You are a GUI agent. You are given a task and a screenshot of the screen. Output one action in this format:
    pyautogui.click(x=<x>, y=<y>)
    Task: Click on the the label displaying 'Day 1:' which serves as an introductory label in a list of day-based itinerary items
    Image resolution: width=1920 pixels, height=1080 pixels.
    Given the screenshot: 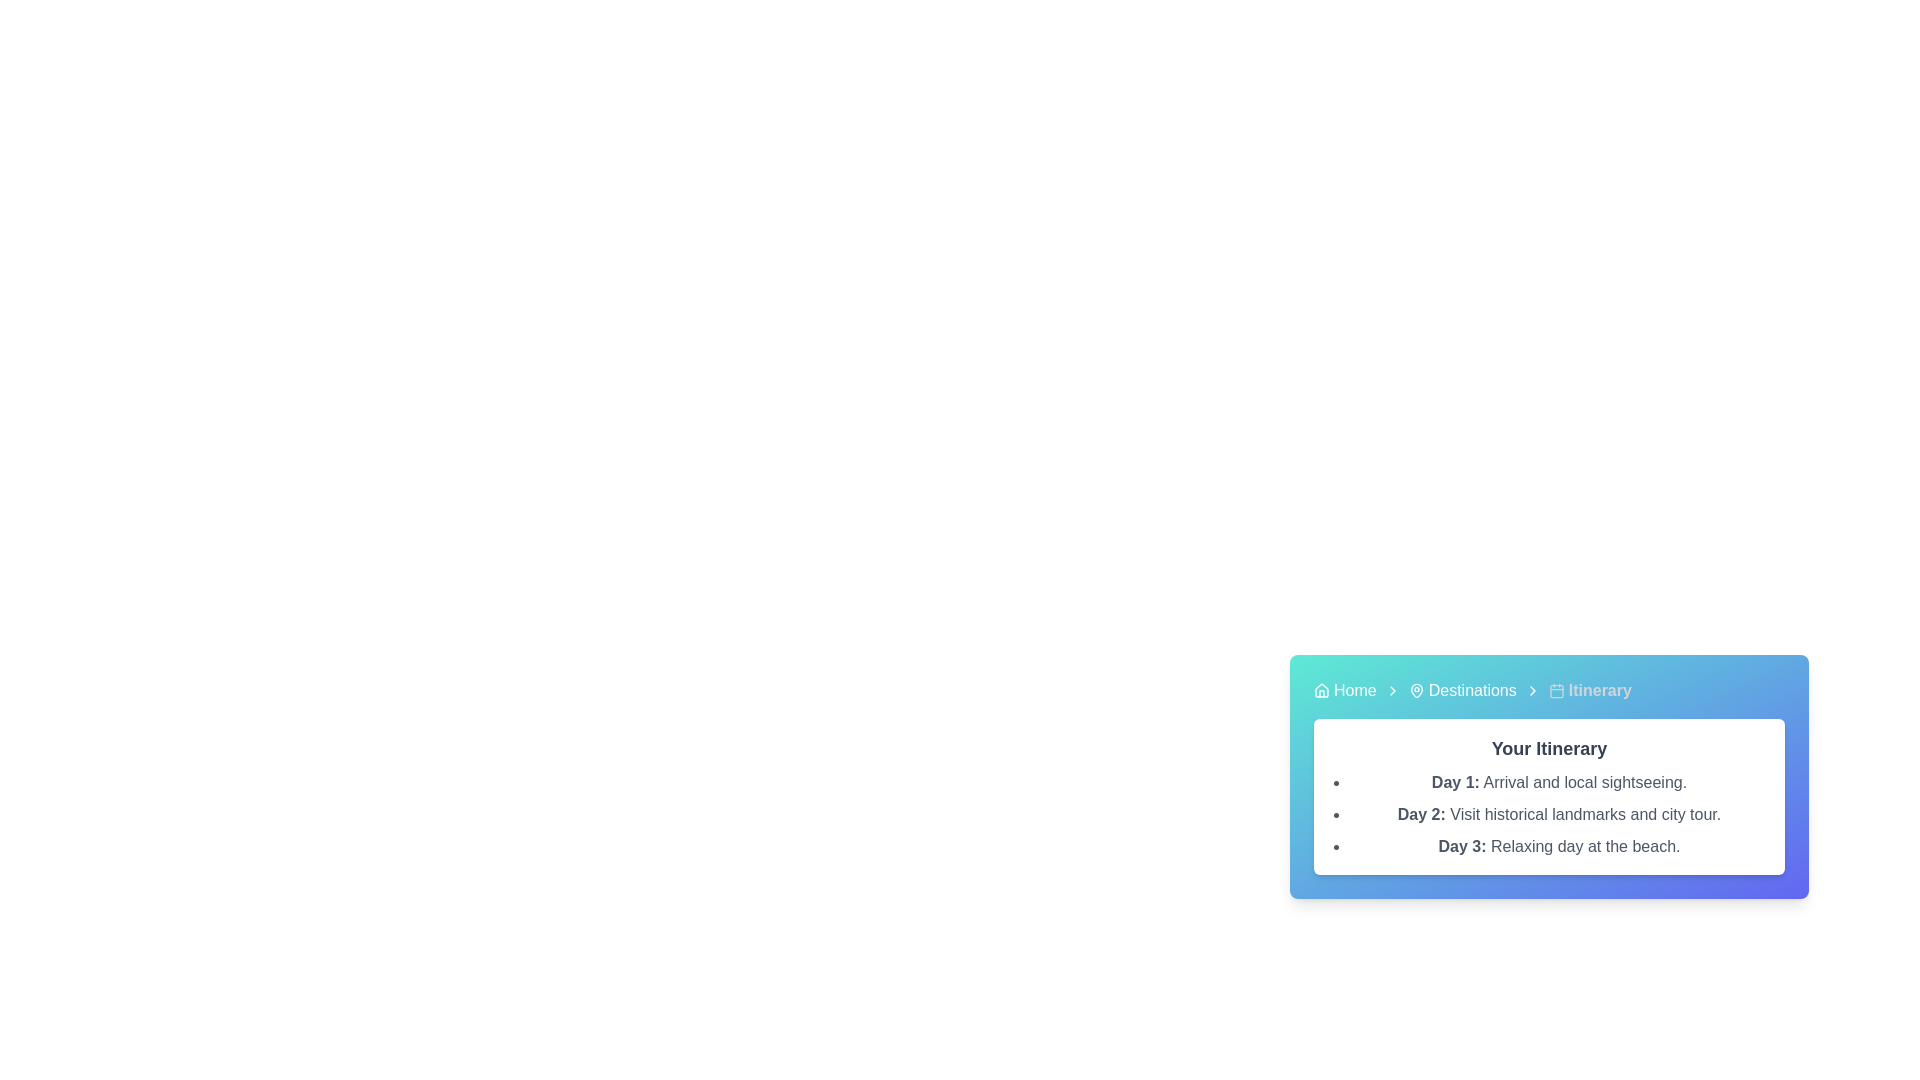 What is the action you would take?
    pyautogui.click(x=1455, y=781)
    